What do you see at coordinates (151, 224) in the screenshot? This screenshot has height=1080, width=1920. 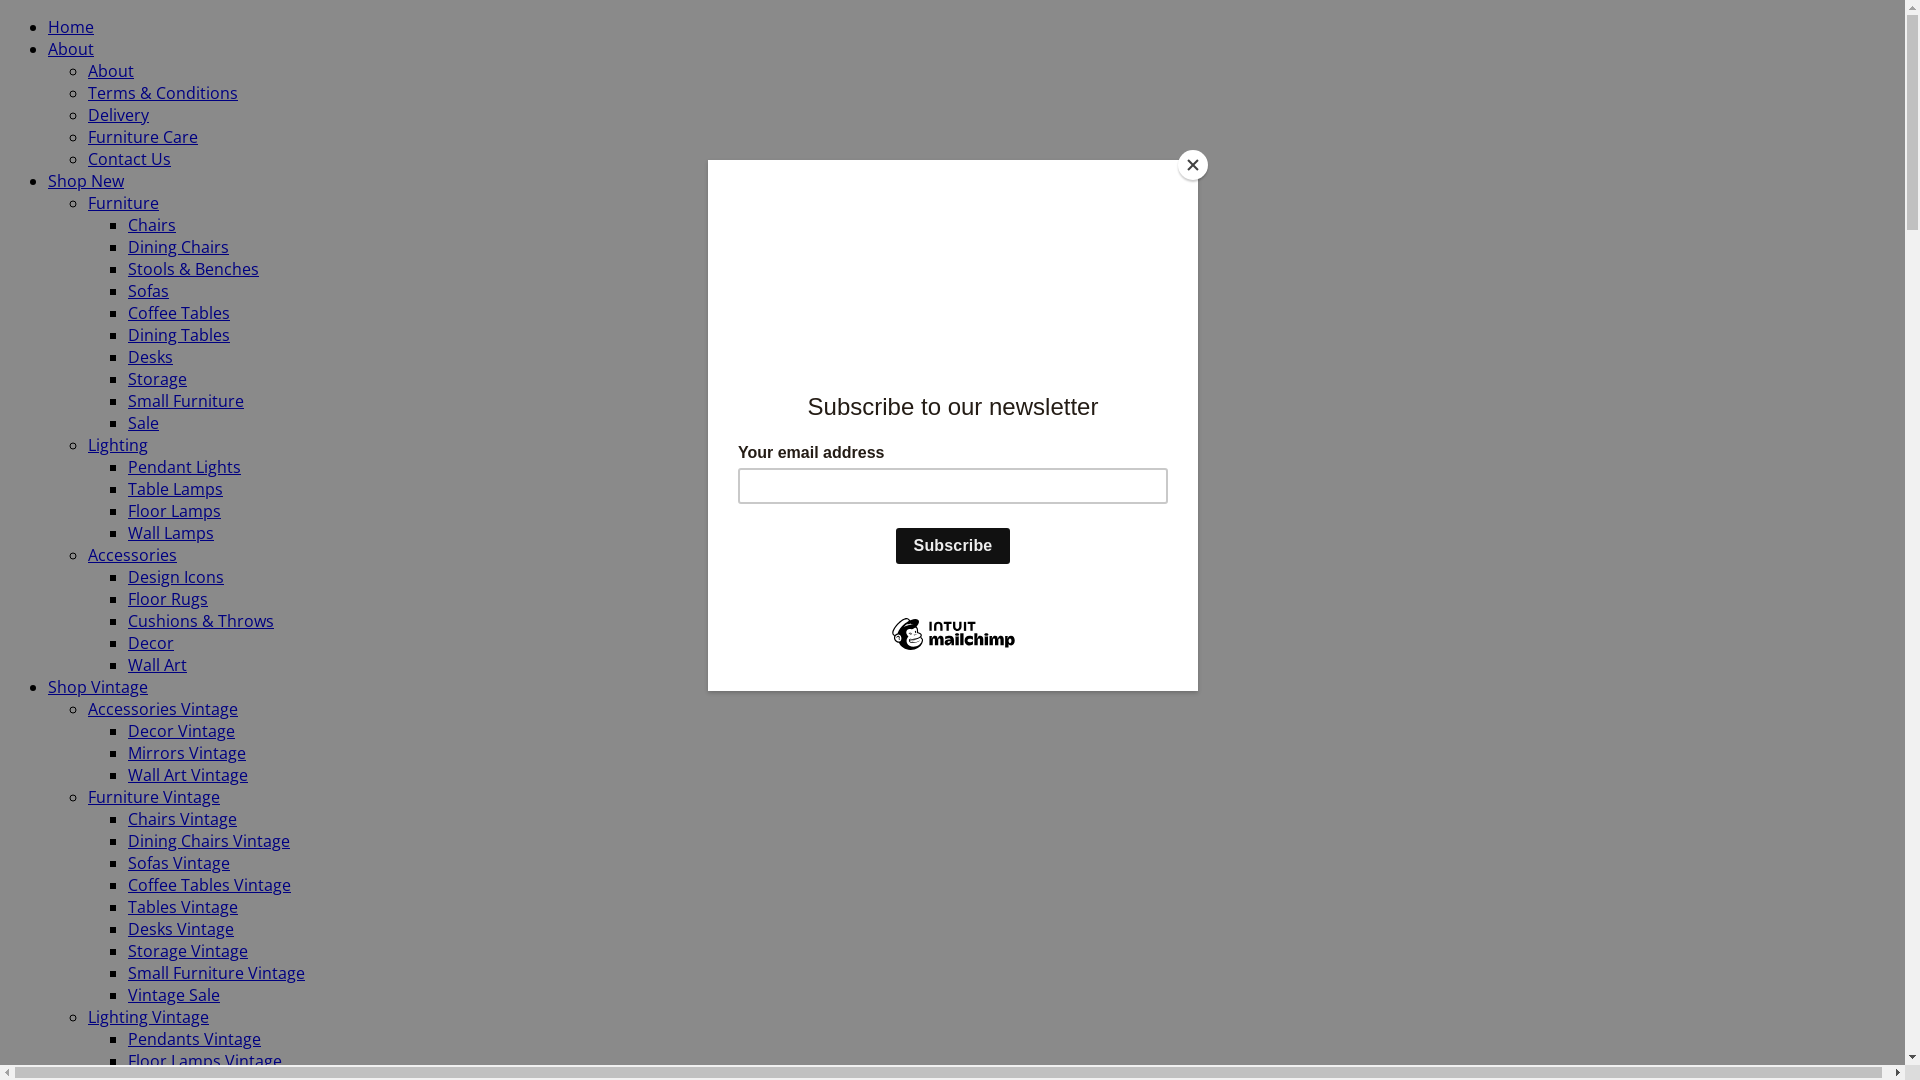 I see `'Chairs'` at bounding box center [151, 224].